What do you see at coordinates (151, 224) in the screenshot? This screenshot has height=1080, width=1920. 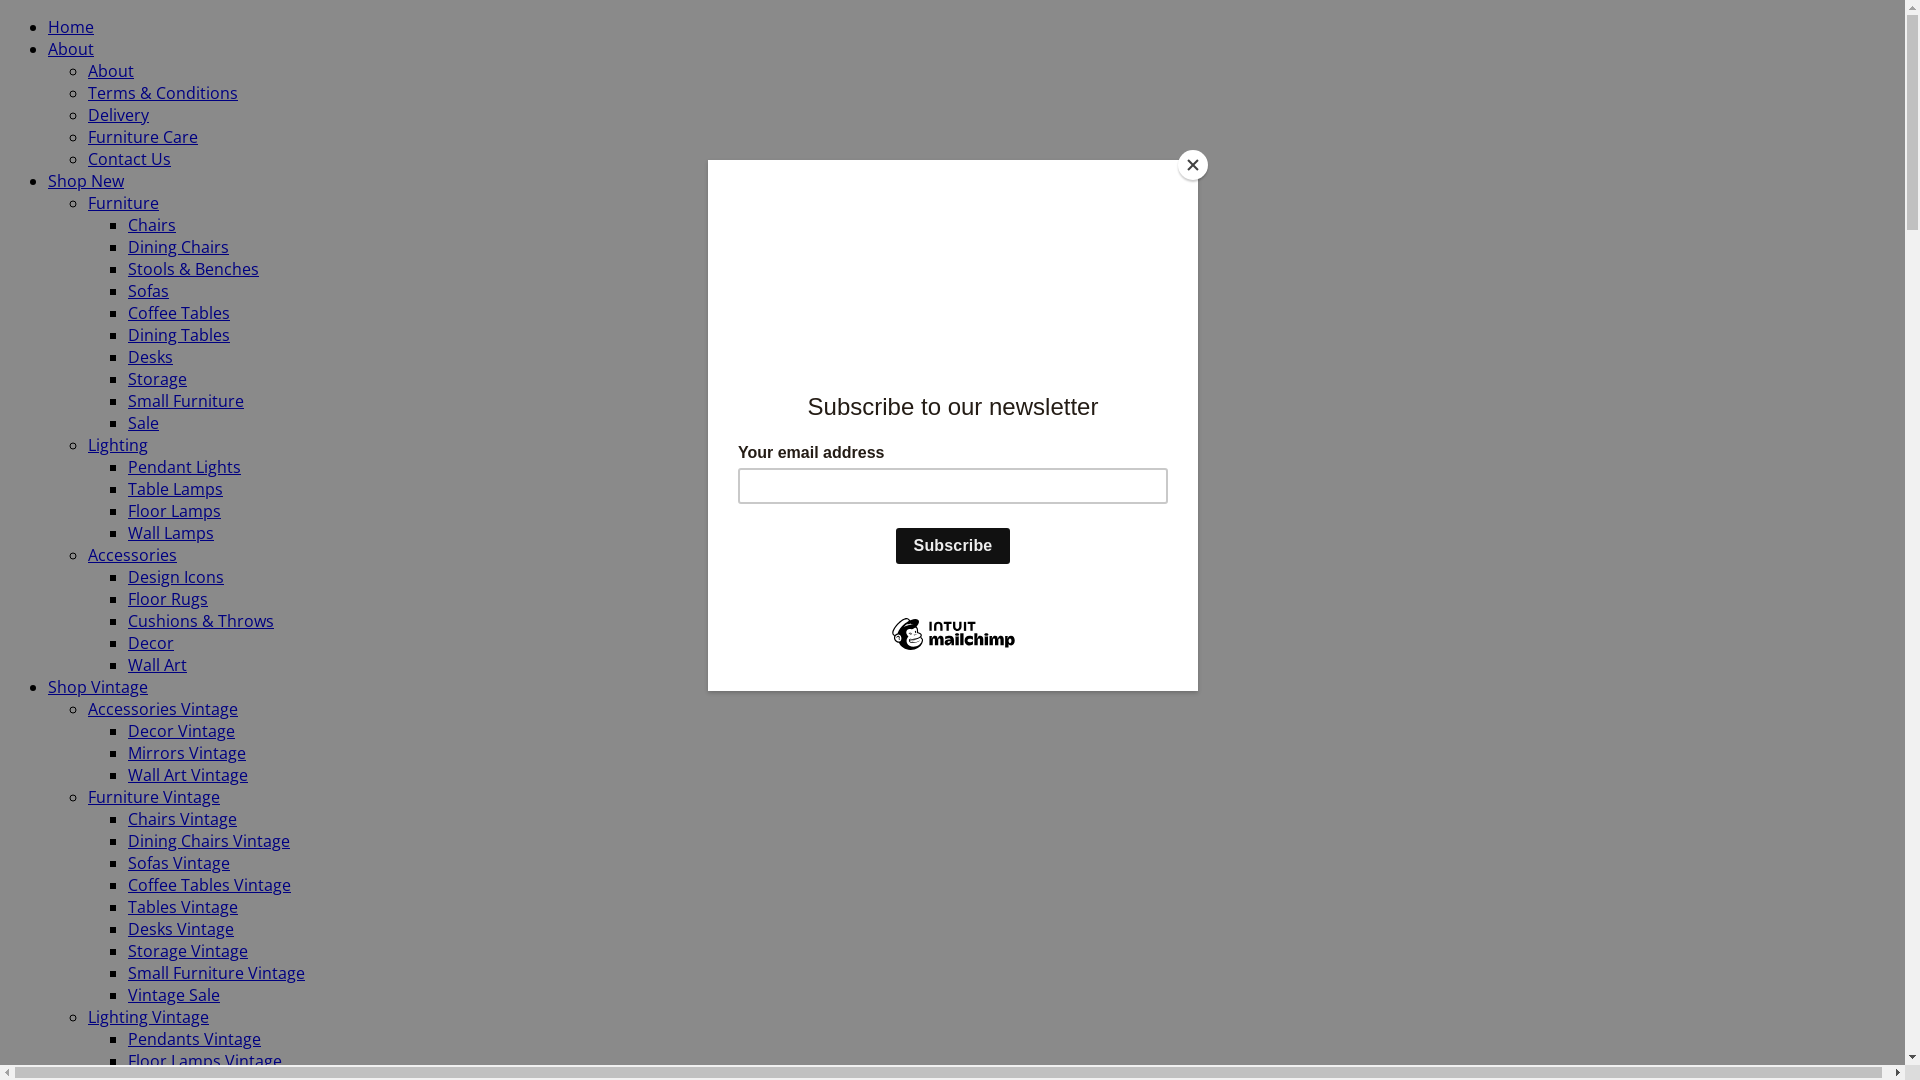 I see `'Chairs'` at bounding box center [151, 224].